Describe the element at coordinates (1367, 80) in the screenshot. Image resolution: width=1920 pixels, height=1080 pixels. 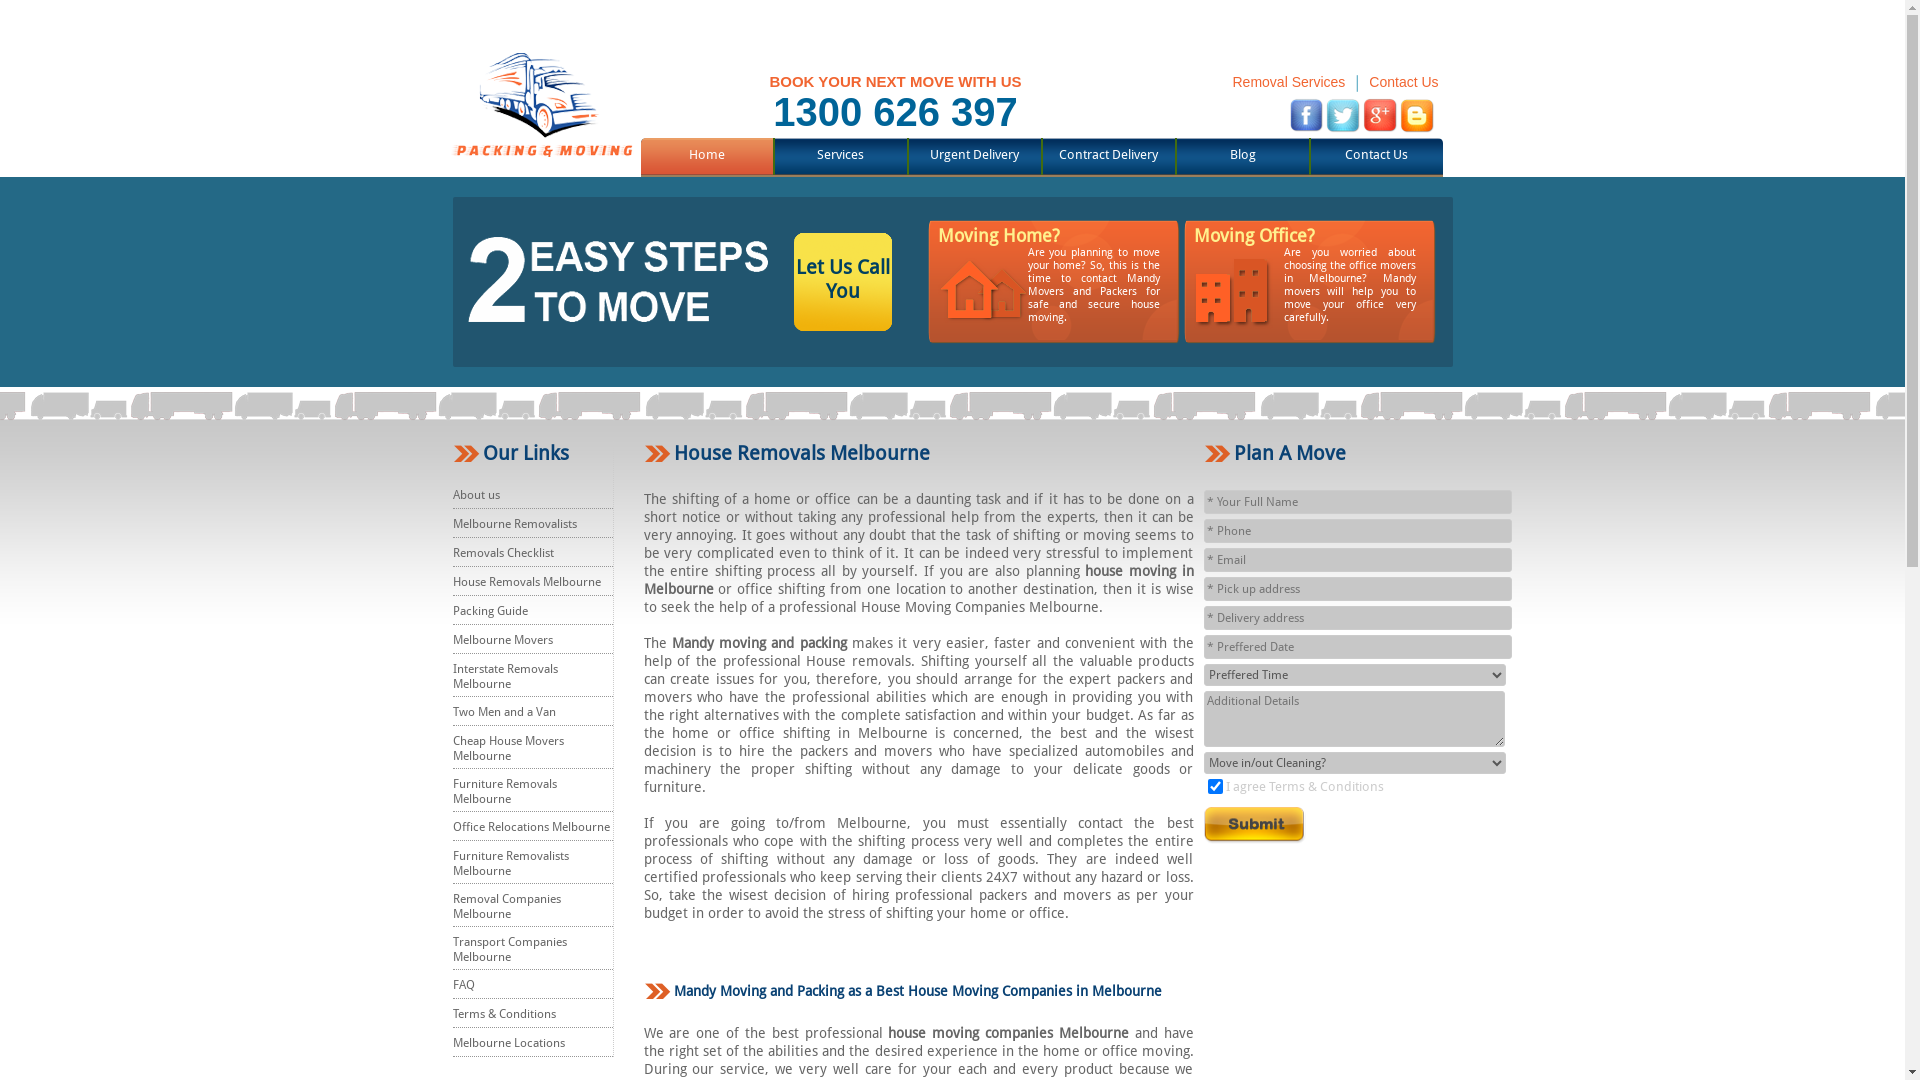
I see `'Contact Us'` at that location.